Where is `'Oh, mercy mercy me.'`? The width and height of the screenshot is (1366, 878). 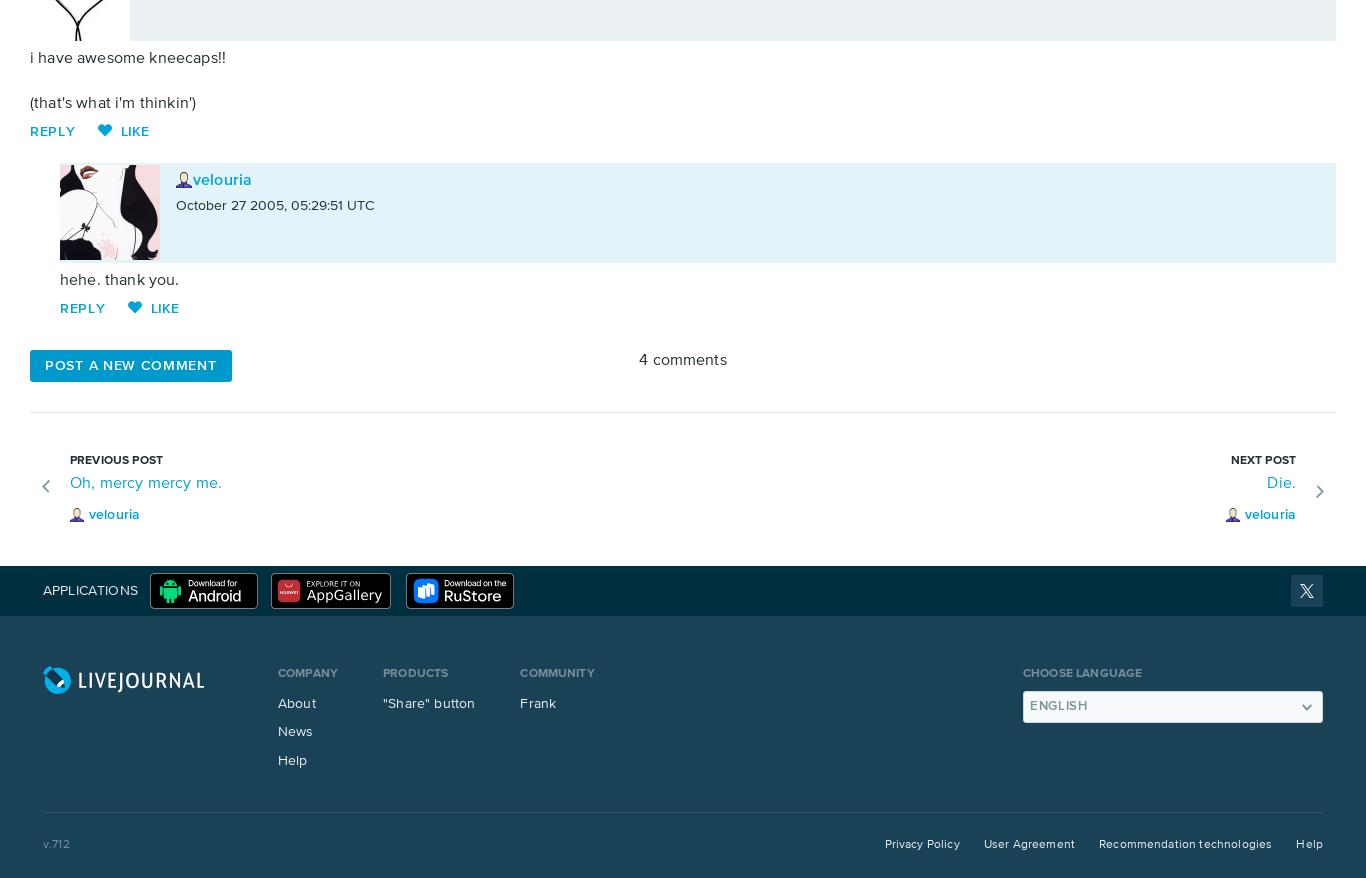
'Oh, mercy mercy me.' is located at coordinates (145, 482).